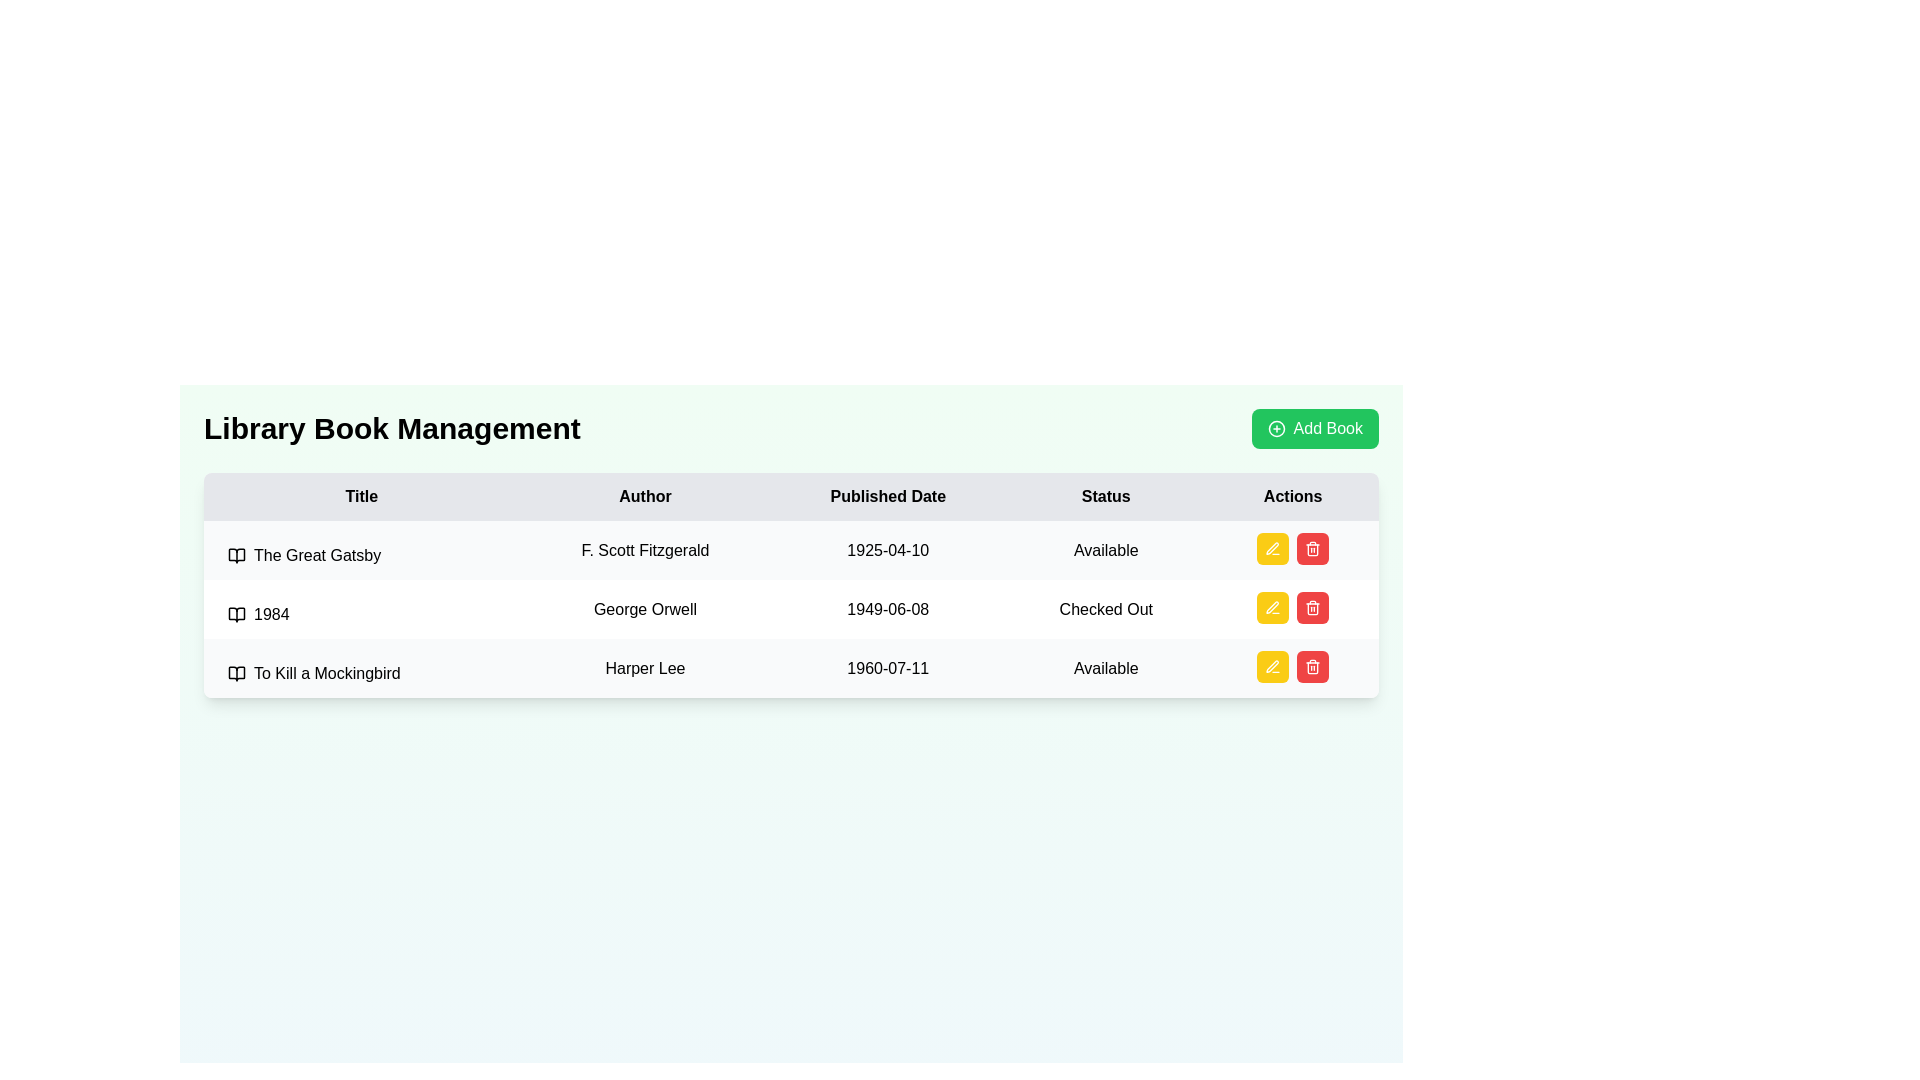  What do you see at coordinates (1293, 548) in the screenshot?
I see `the trash can icon located in the 'Actions' column of the first row for the book entry 'The Great Gatsby'` at bounding box center [1293, 548].